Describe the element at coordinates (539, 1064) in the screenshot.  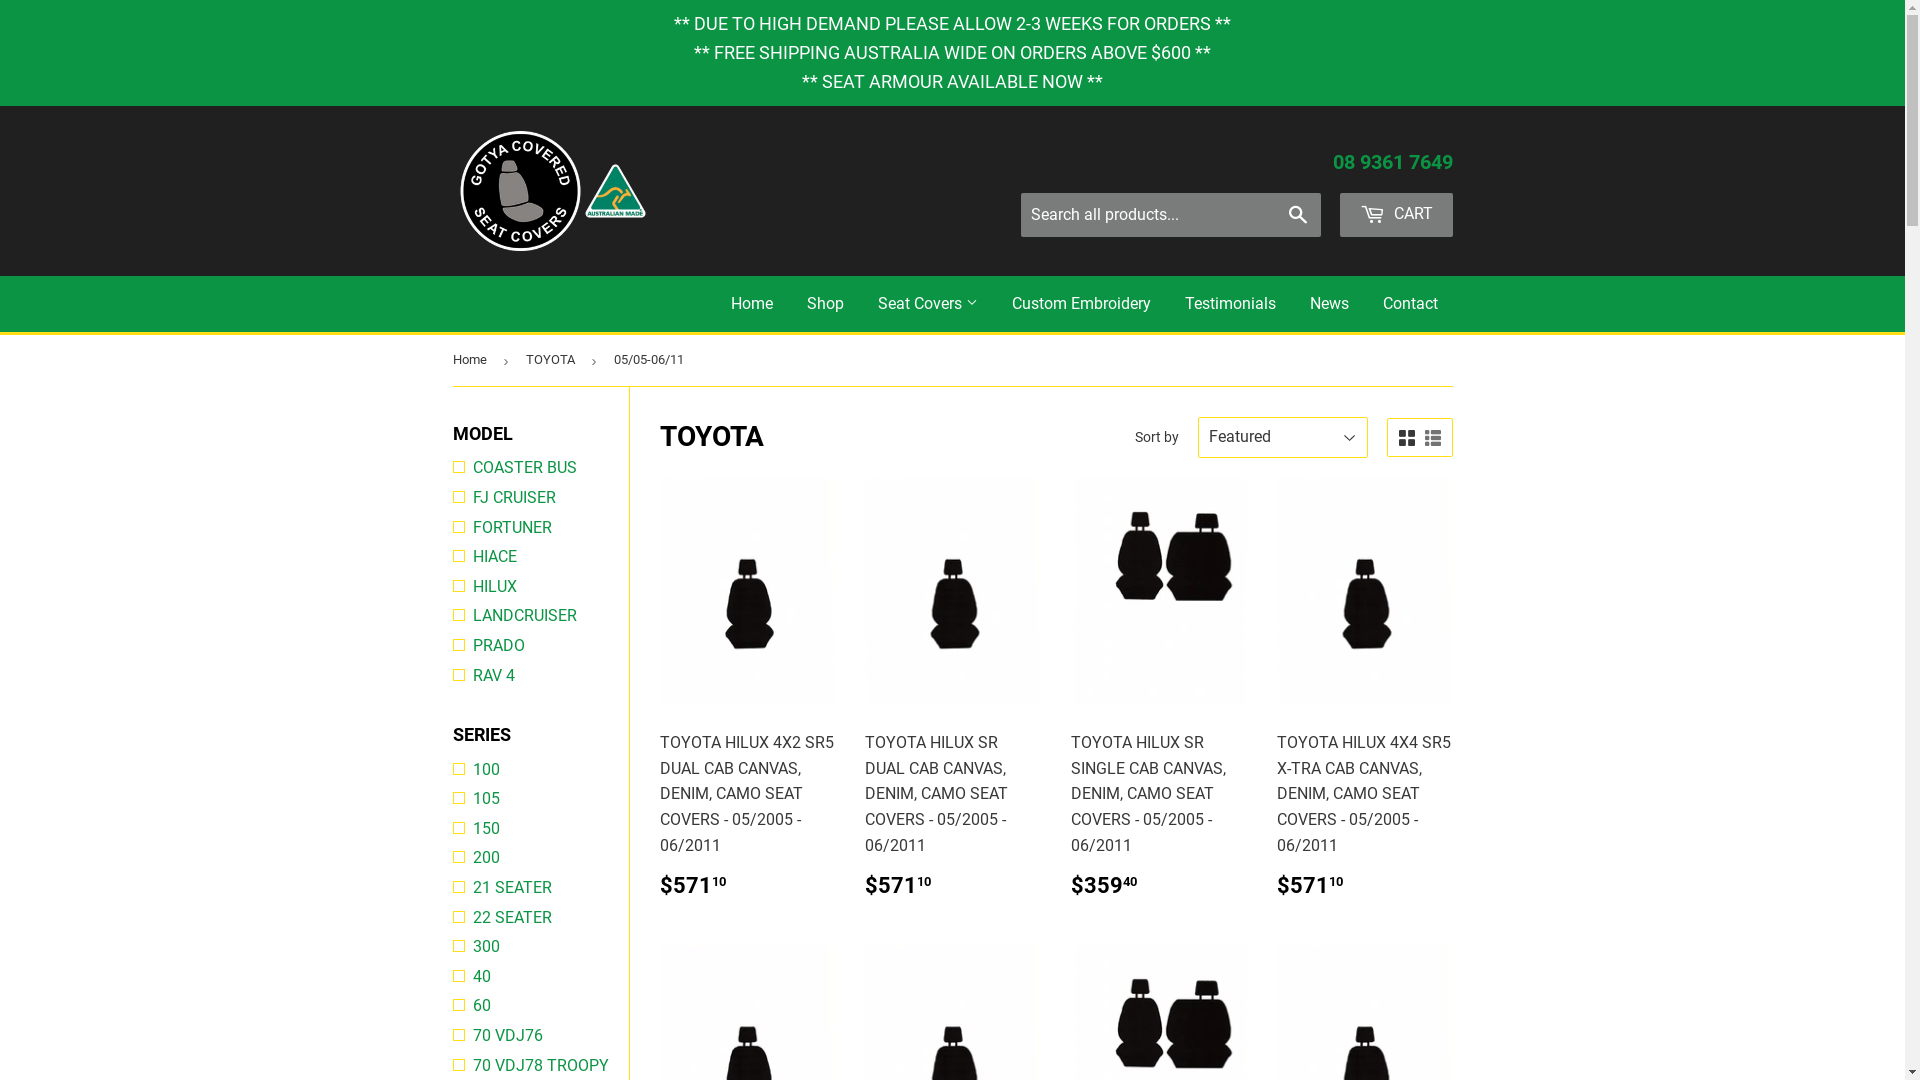
I see `'70 VDJ78 TROOPY'` at that location.